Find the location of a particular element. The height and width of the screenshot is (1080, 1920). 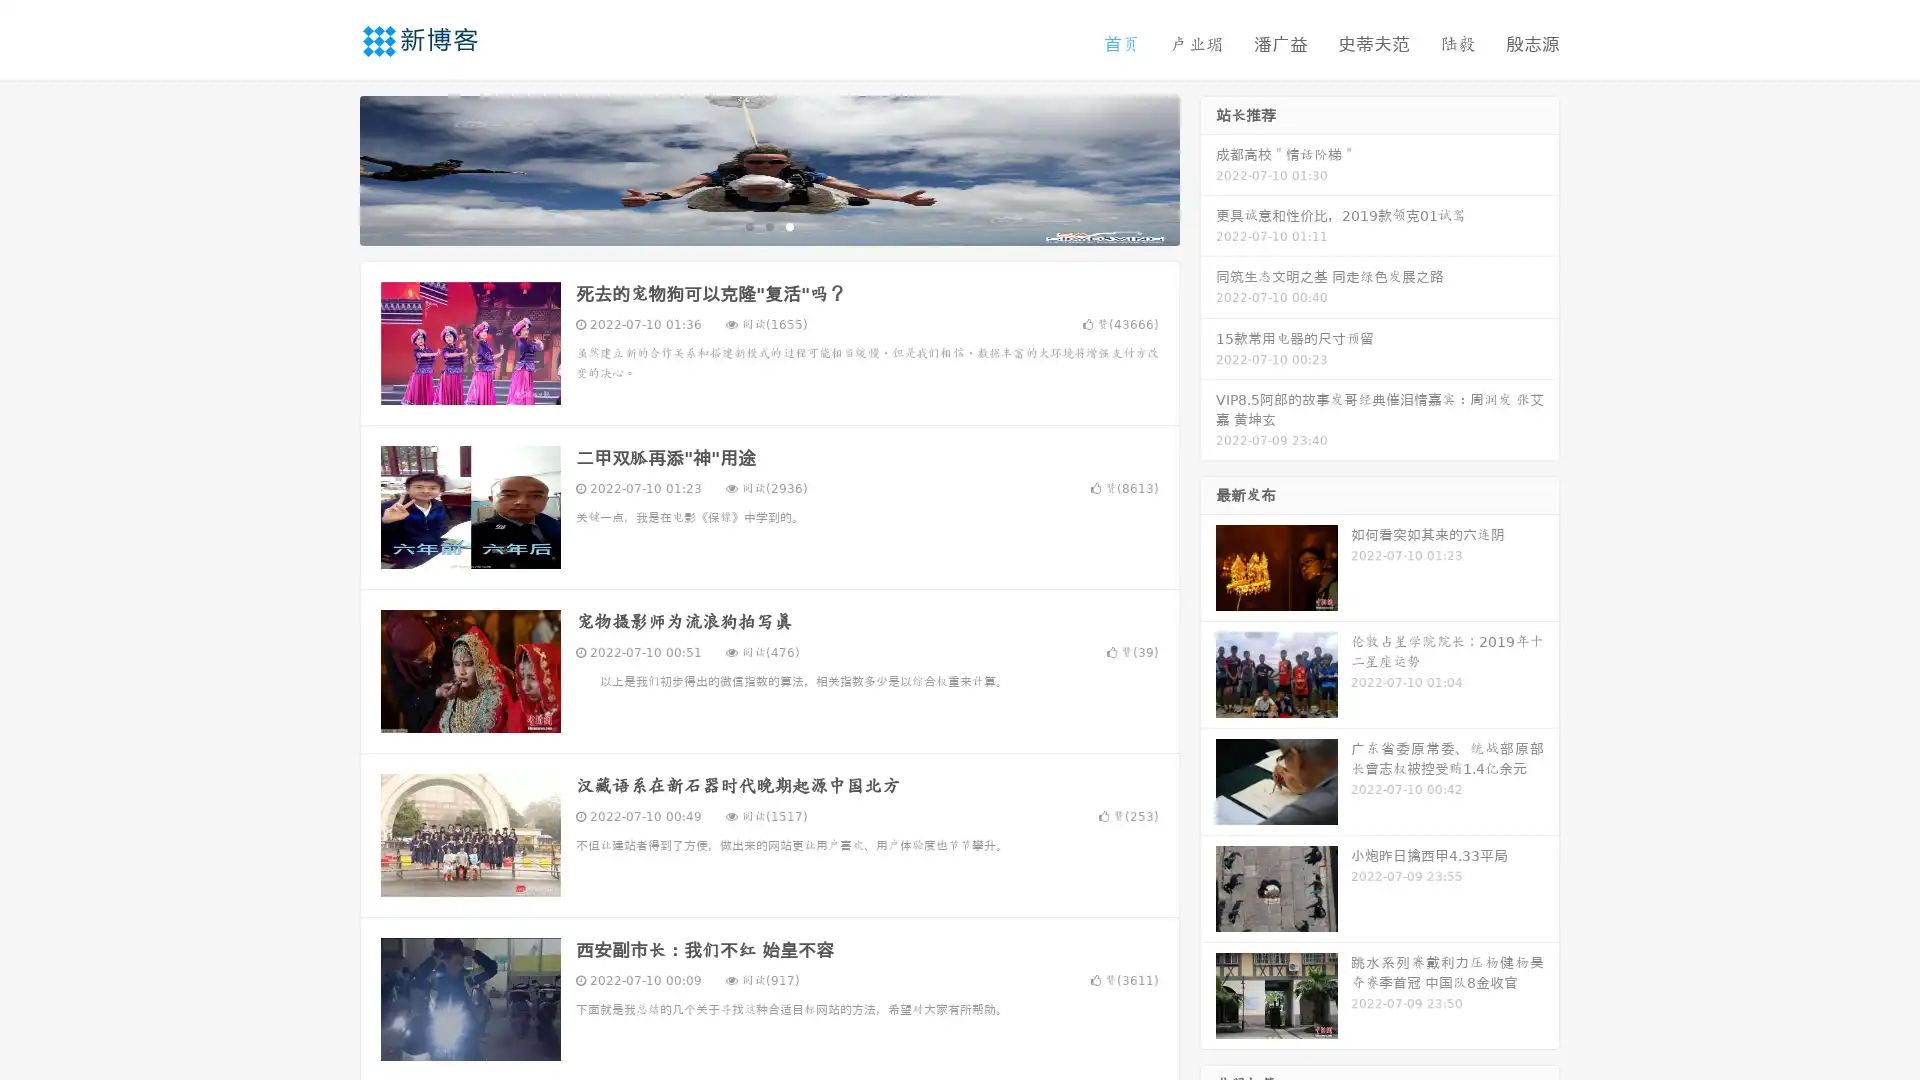

Next slide is located at coordinates (1208, 168).